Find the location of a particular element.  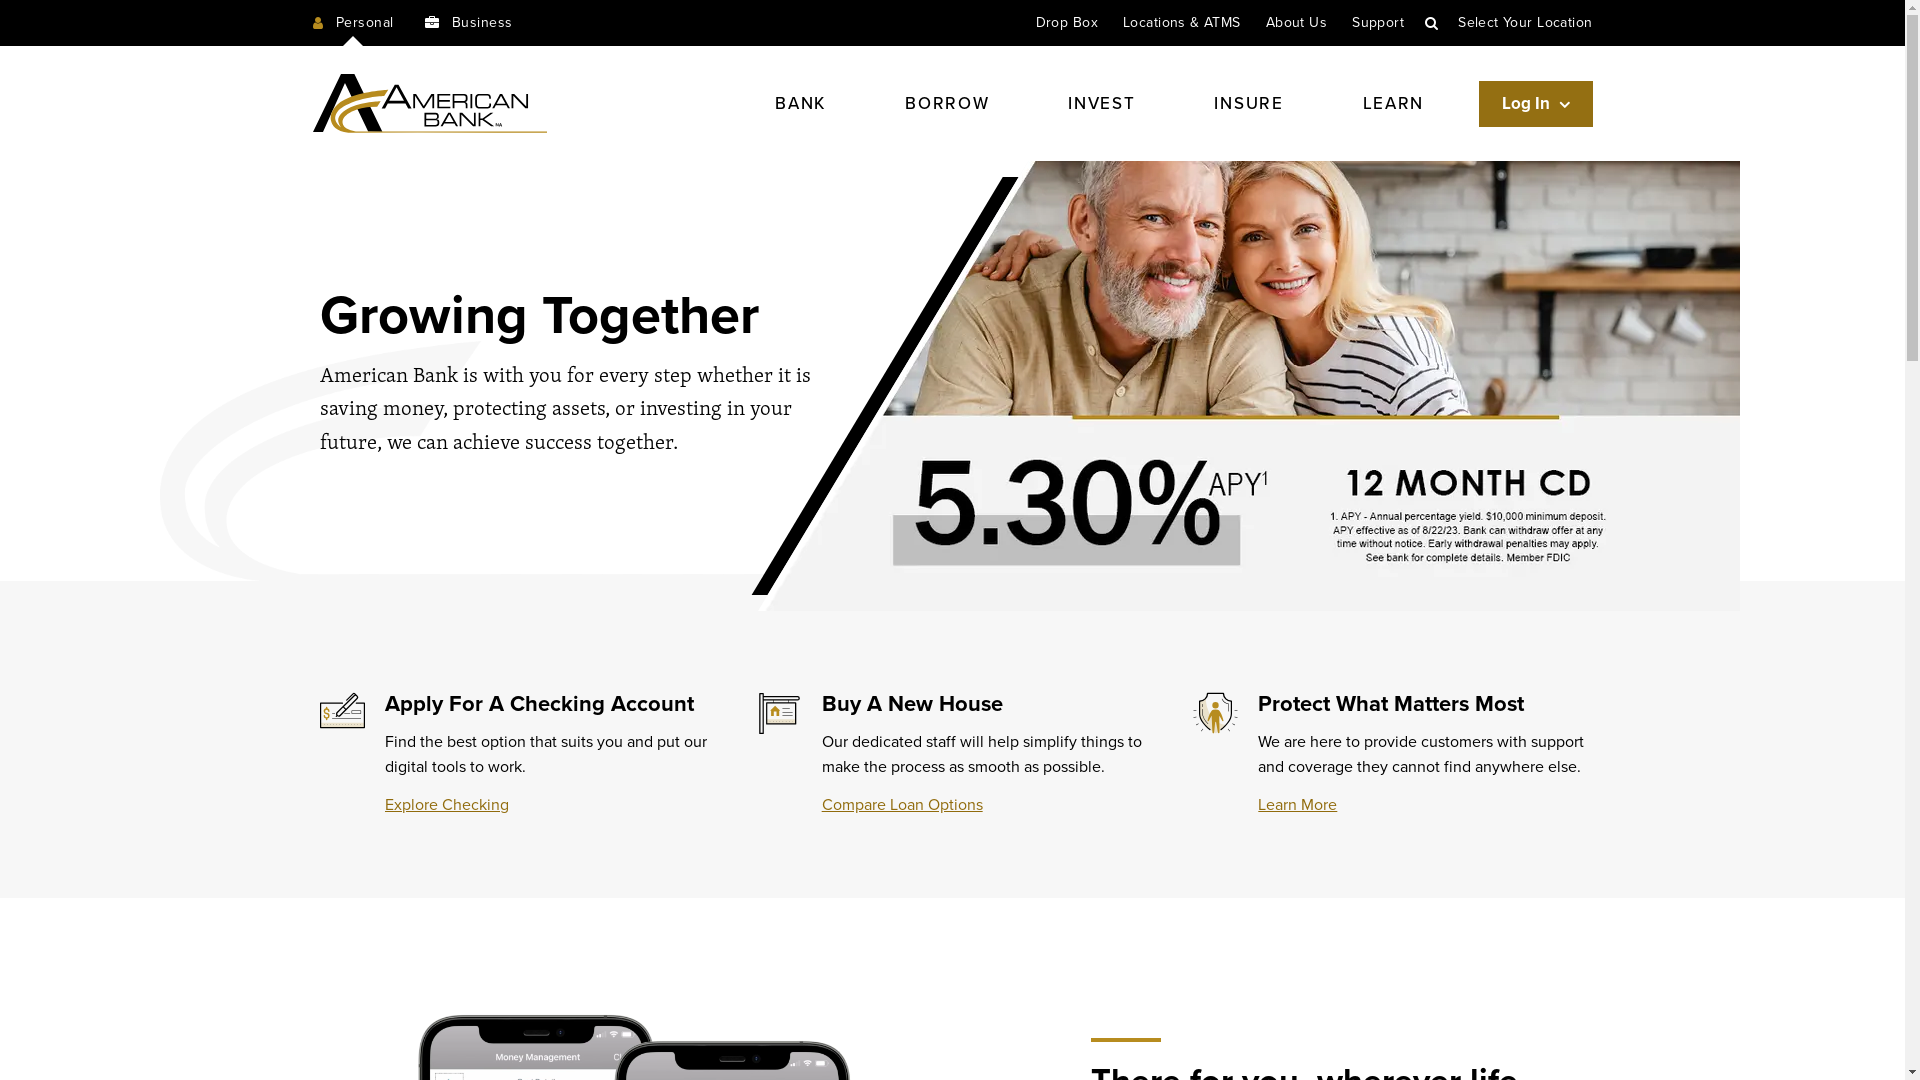

'Drop Box' is located at coordinates (1065, 22).